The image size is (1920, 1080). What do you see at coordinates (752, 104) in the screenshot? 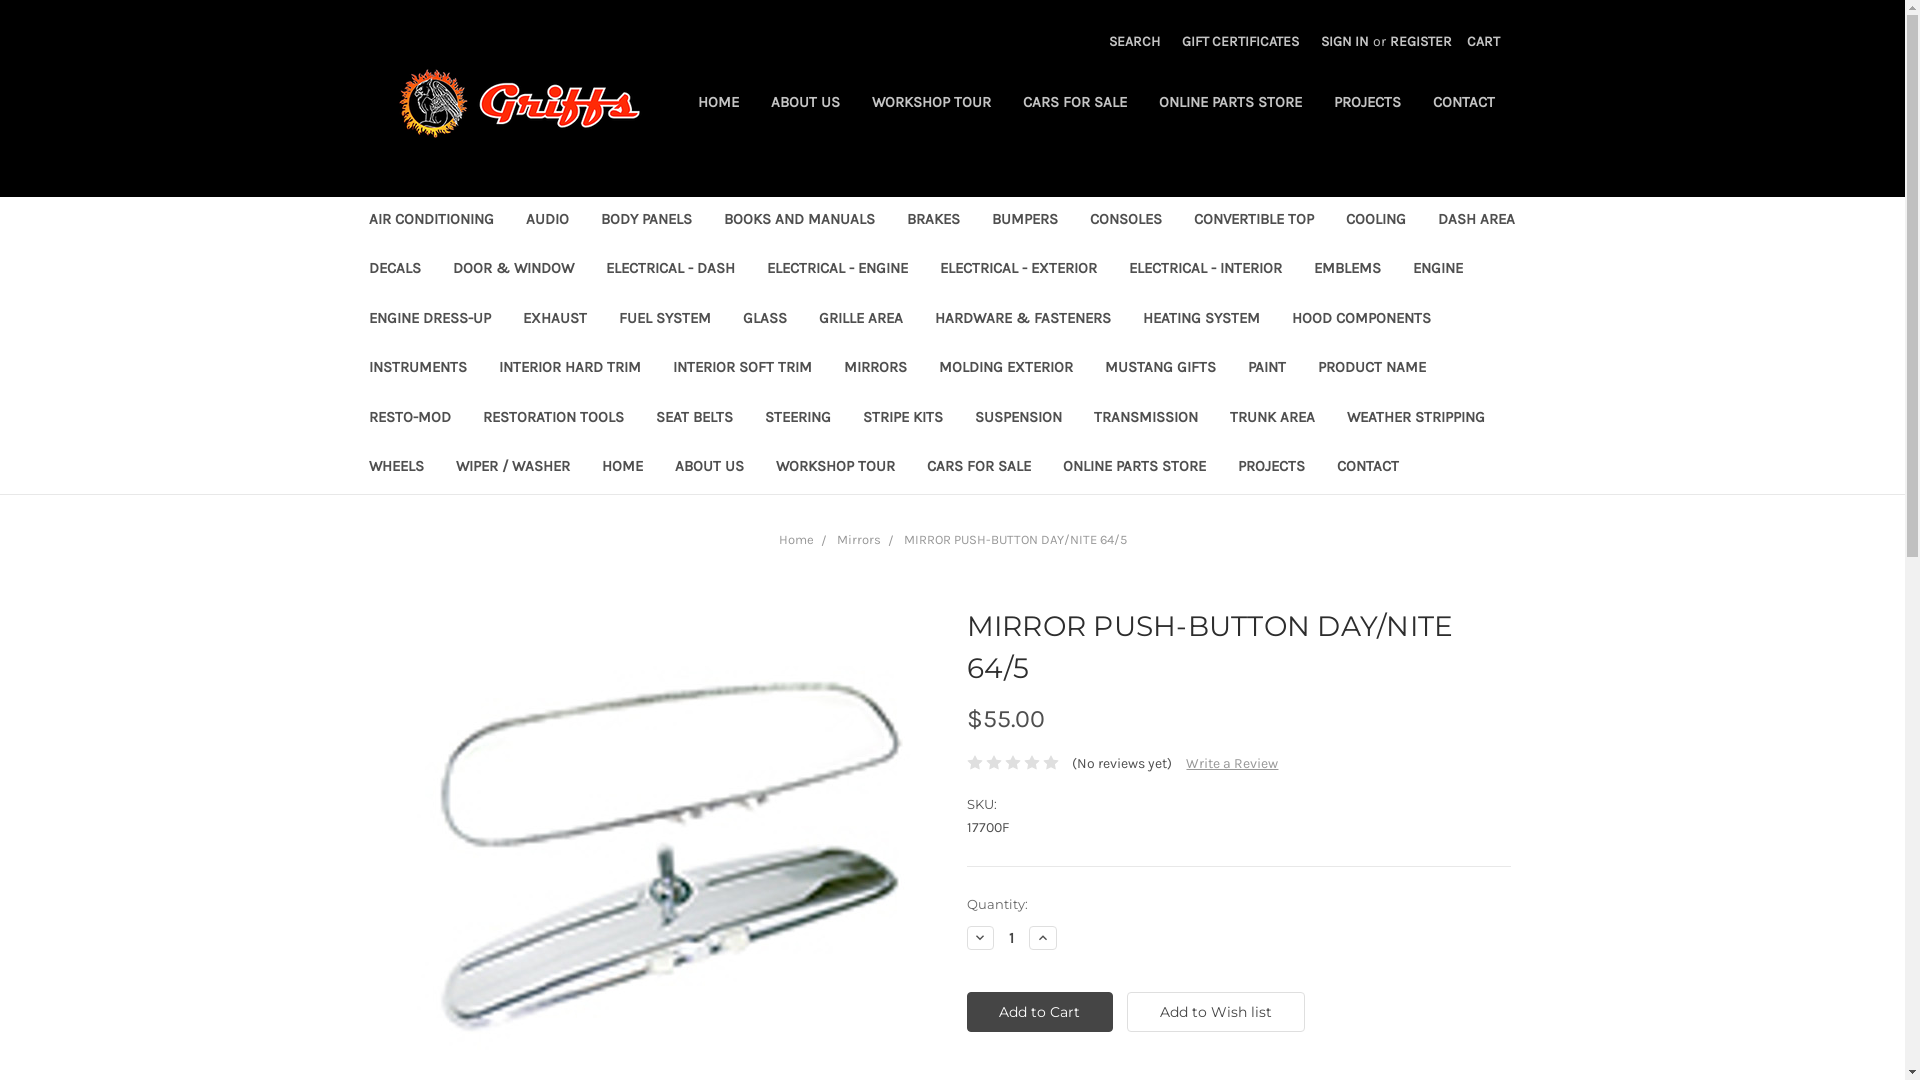
I see `'ABOUT US'` at bounding box center [752, 104].